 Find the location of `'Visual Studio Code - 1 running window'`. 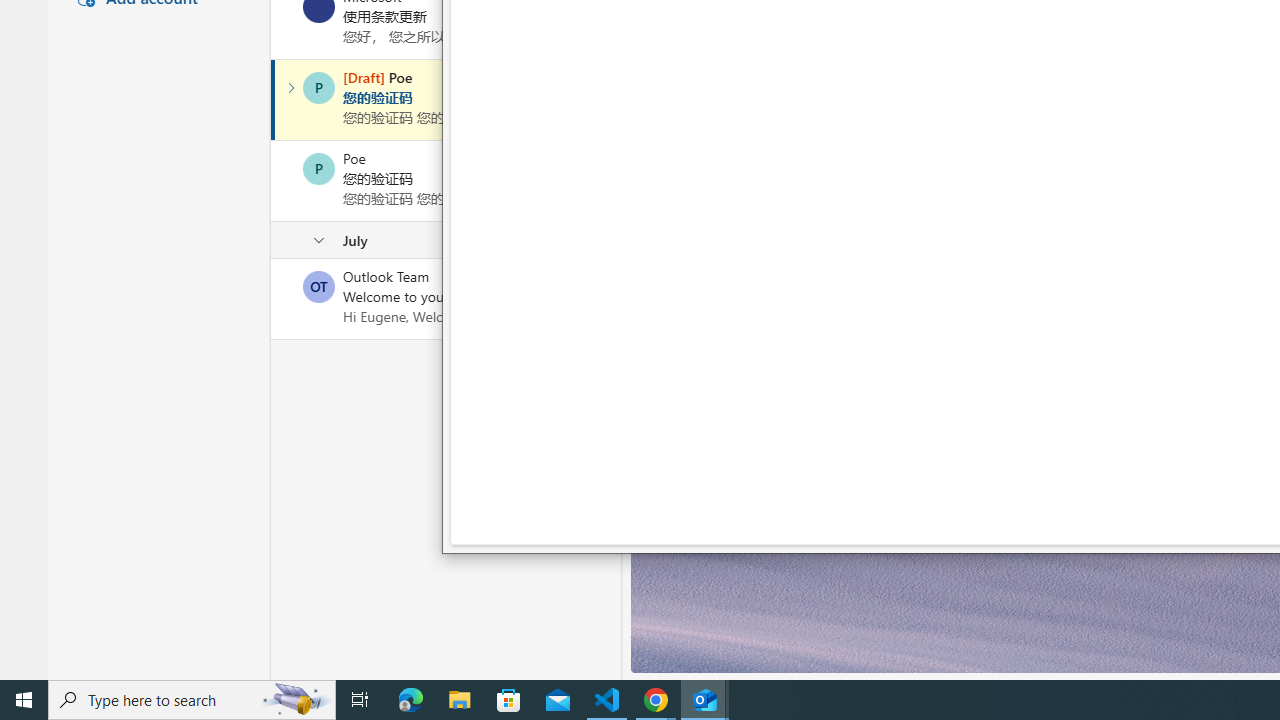

'Visual Studio Code - 1 running window' is located at coordinates (606, 698).